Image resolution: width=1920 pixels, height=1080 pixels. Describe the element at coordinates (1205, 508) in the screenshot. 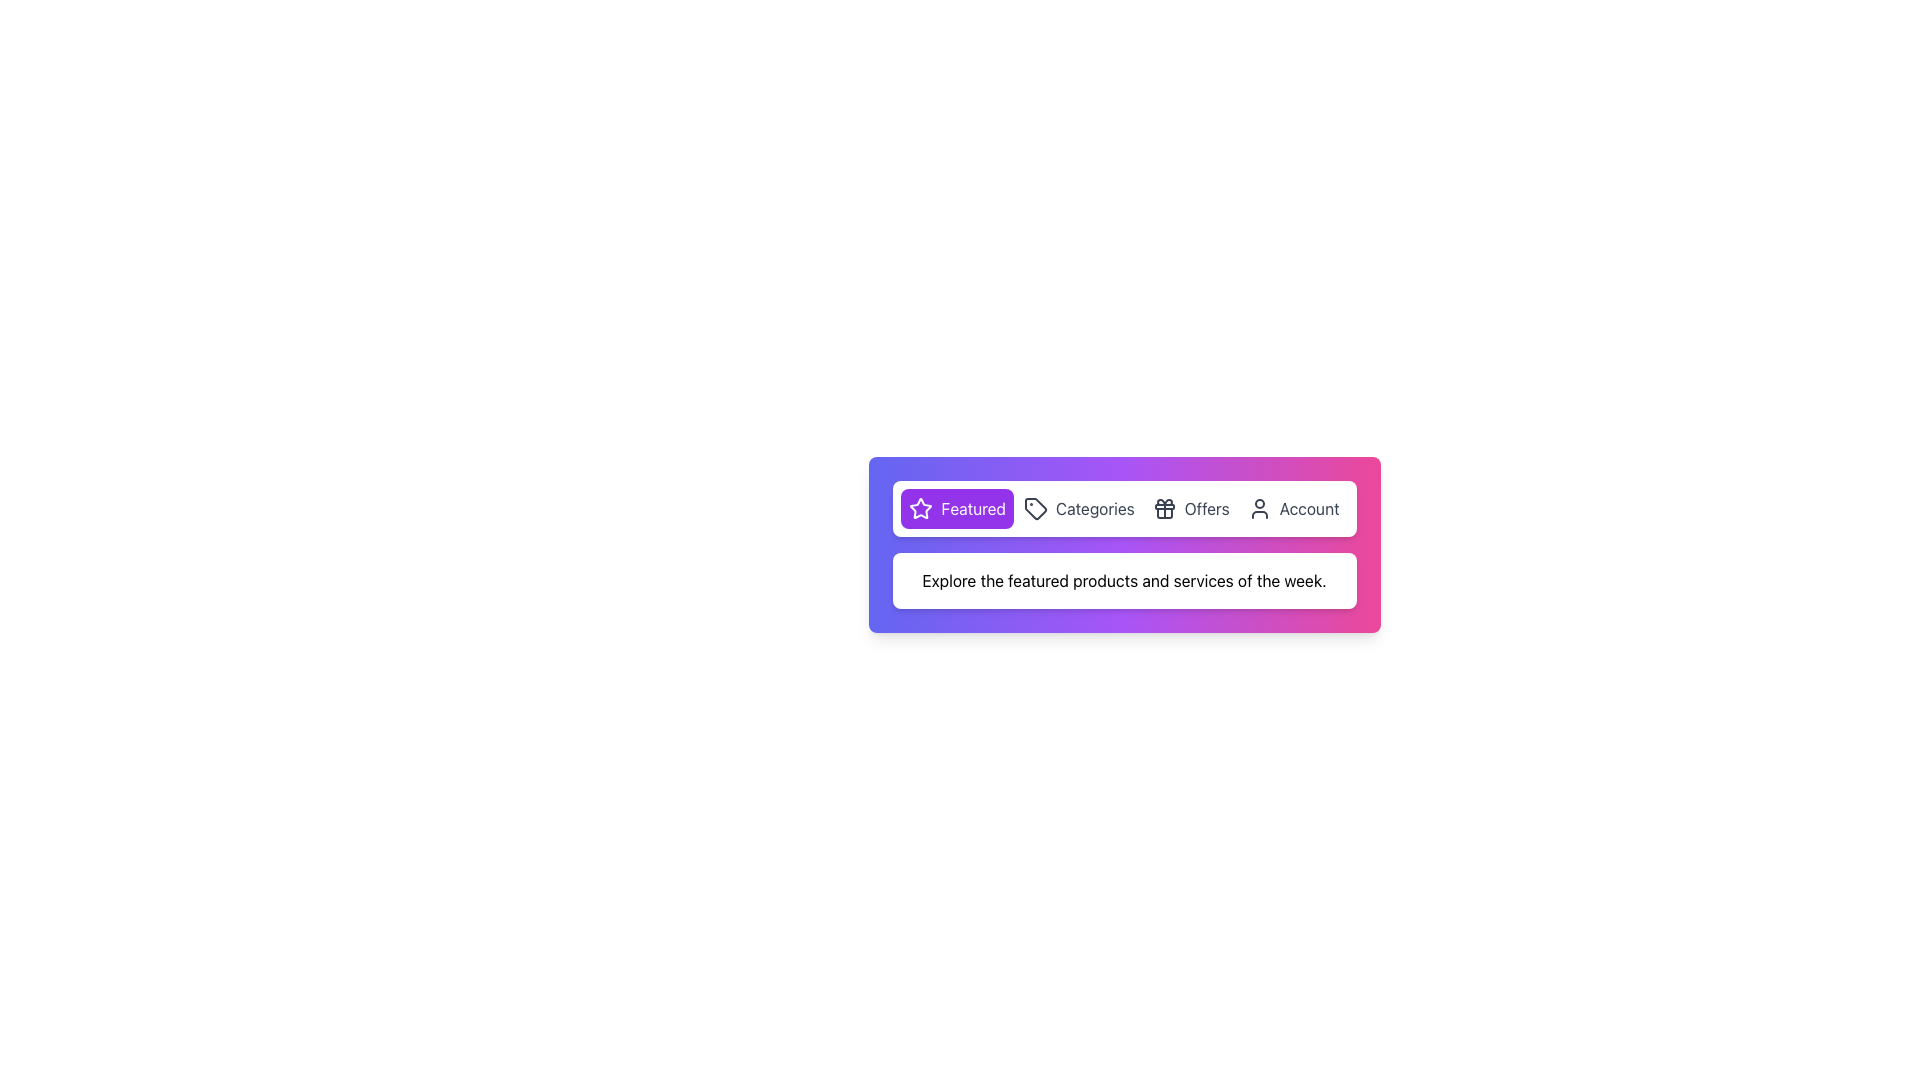

I see `the third navigational link labeled 'Offers' in the horizontal navigation bar, which is positioned between 'Categories' and 'Account'` at that location.